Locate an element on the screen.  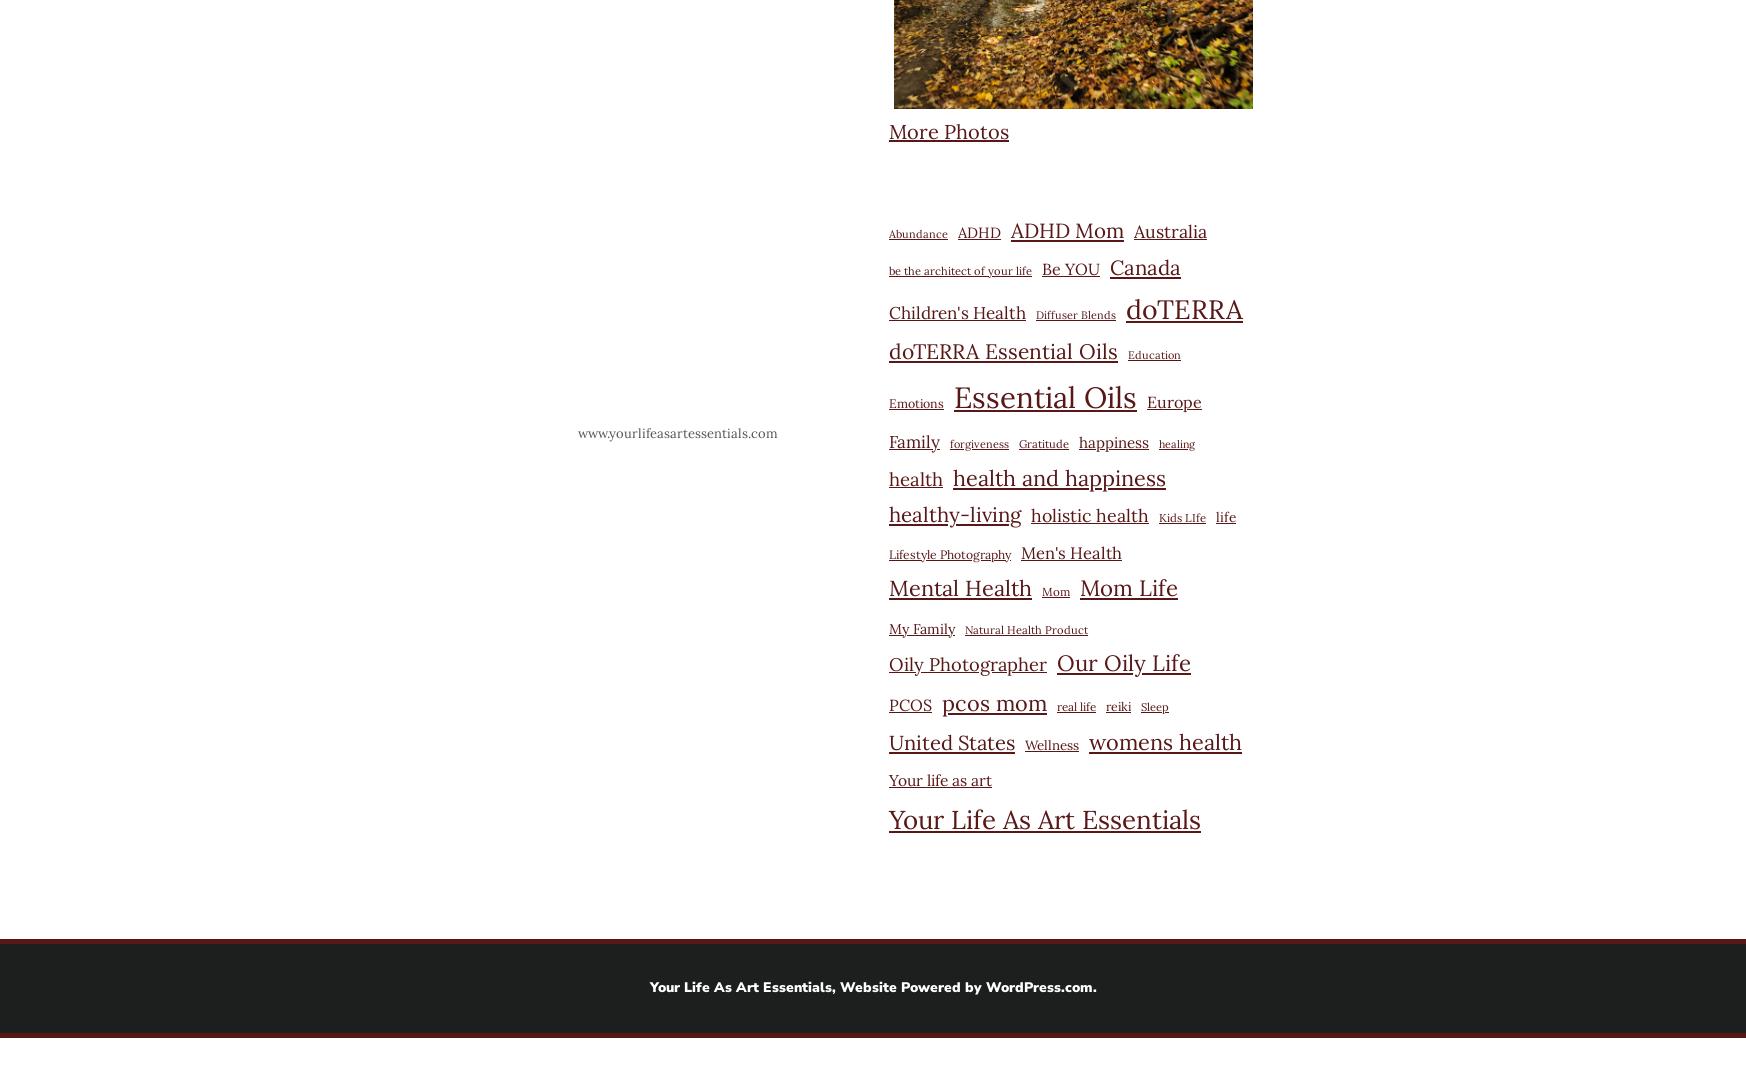
'healthy-living' is located at coordinates (954, 513).